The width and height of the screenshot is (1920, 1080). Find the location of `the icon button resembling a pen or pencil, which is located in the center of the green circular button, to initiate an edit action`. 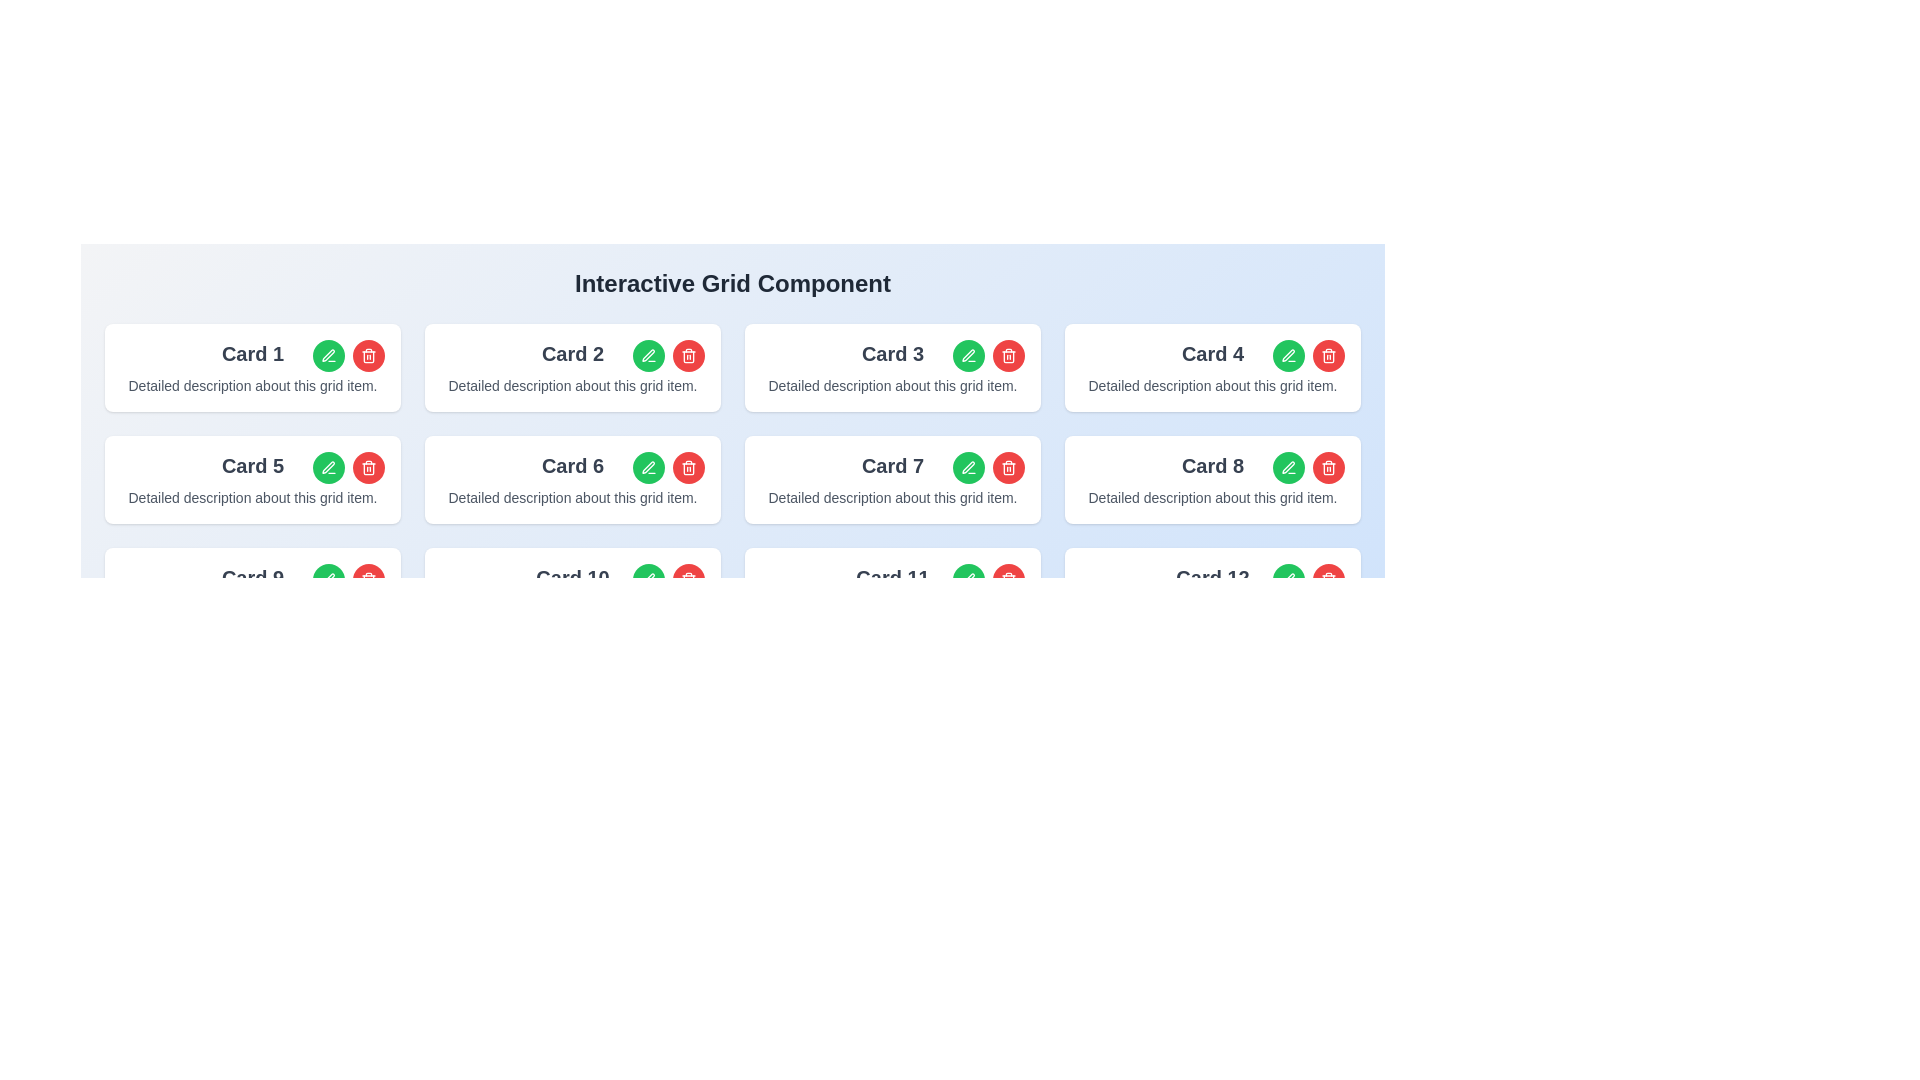

the icon button resembling a pen or pencil, which is located in the center of the green circular button, to initiate an edit action is located at coordinates (969, 354).